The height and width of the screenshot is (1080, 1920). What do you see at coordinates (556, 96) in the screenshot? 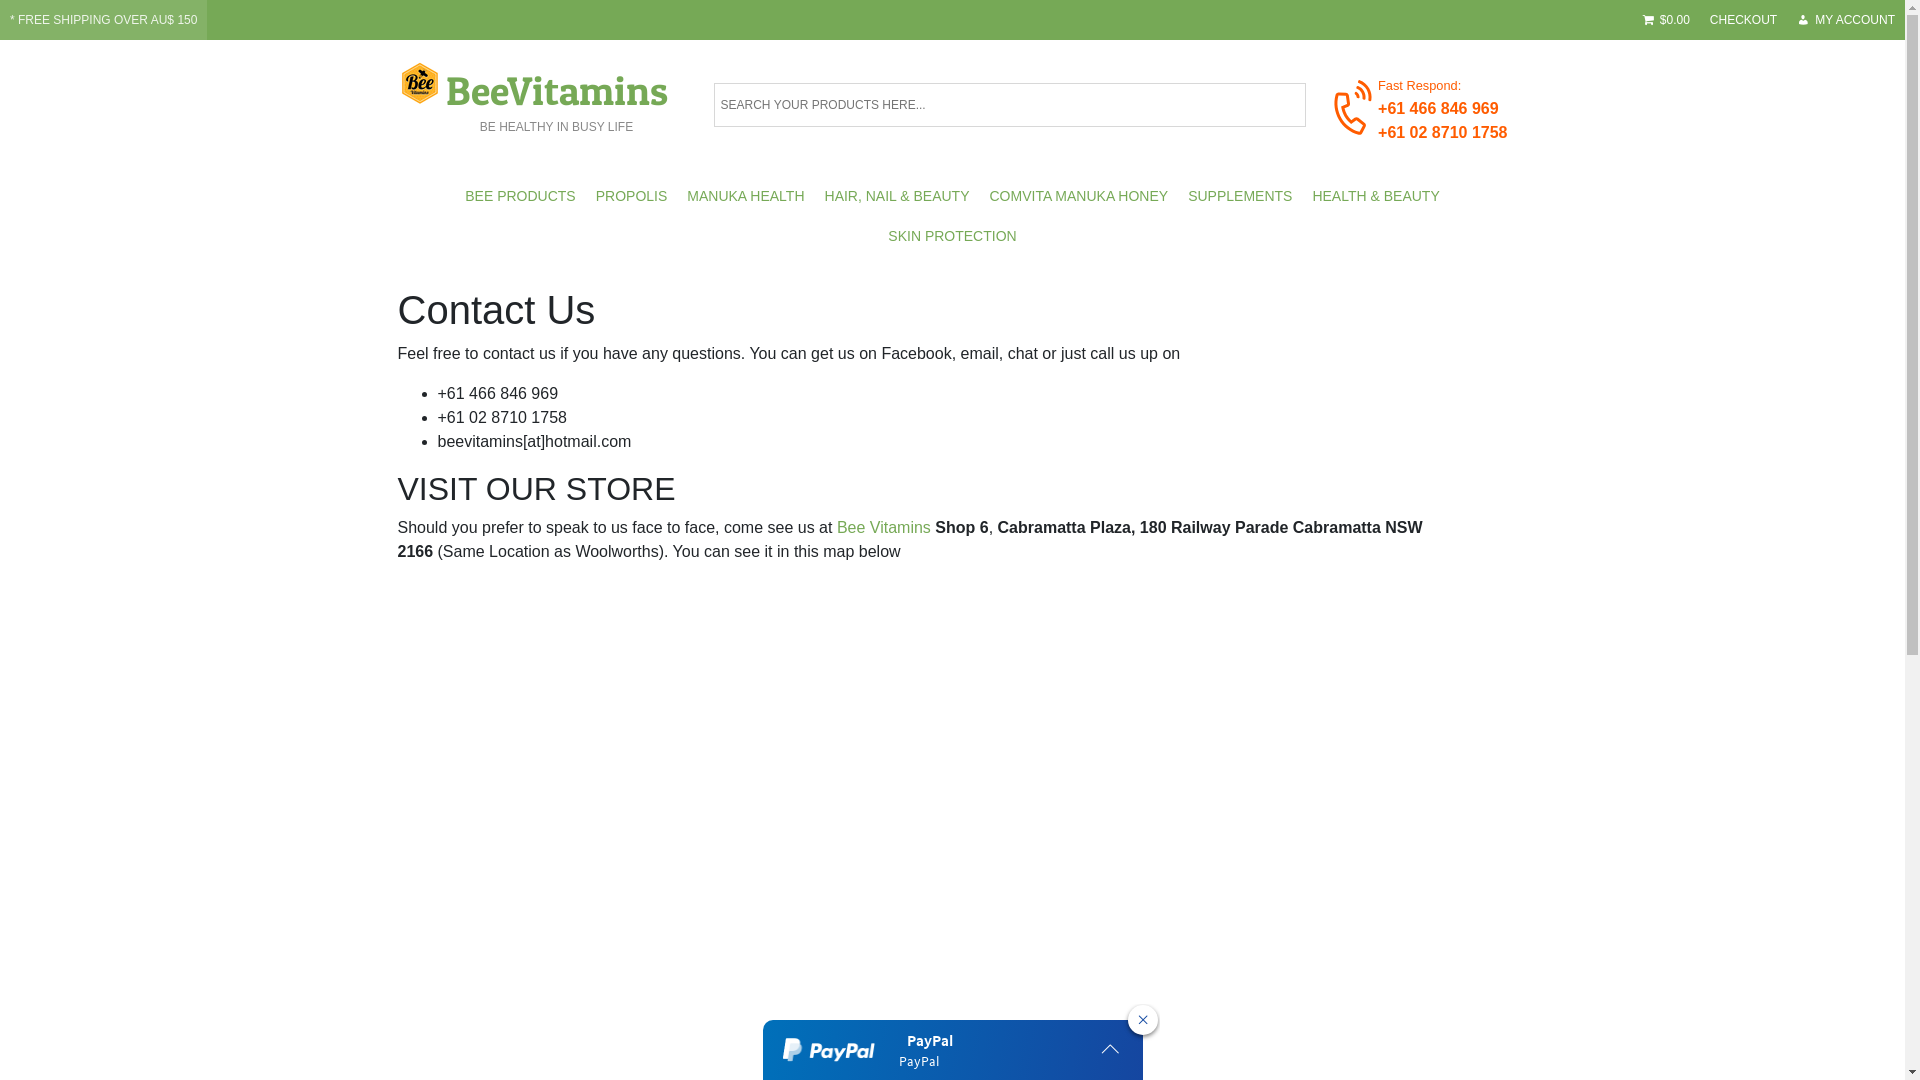
I see `'BeeVitamins` at bounding box center [556, 96].